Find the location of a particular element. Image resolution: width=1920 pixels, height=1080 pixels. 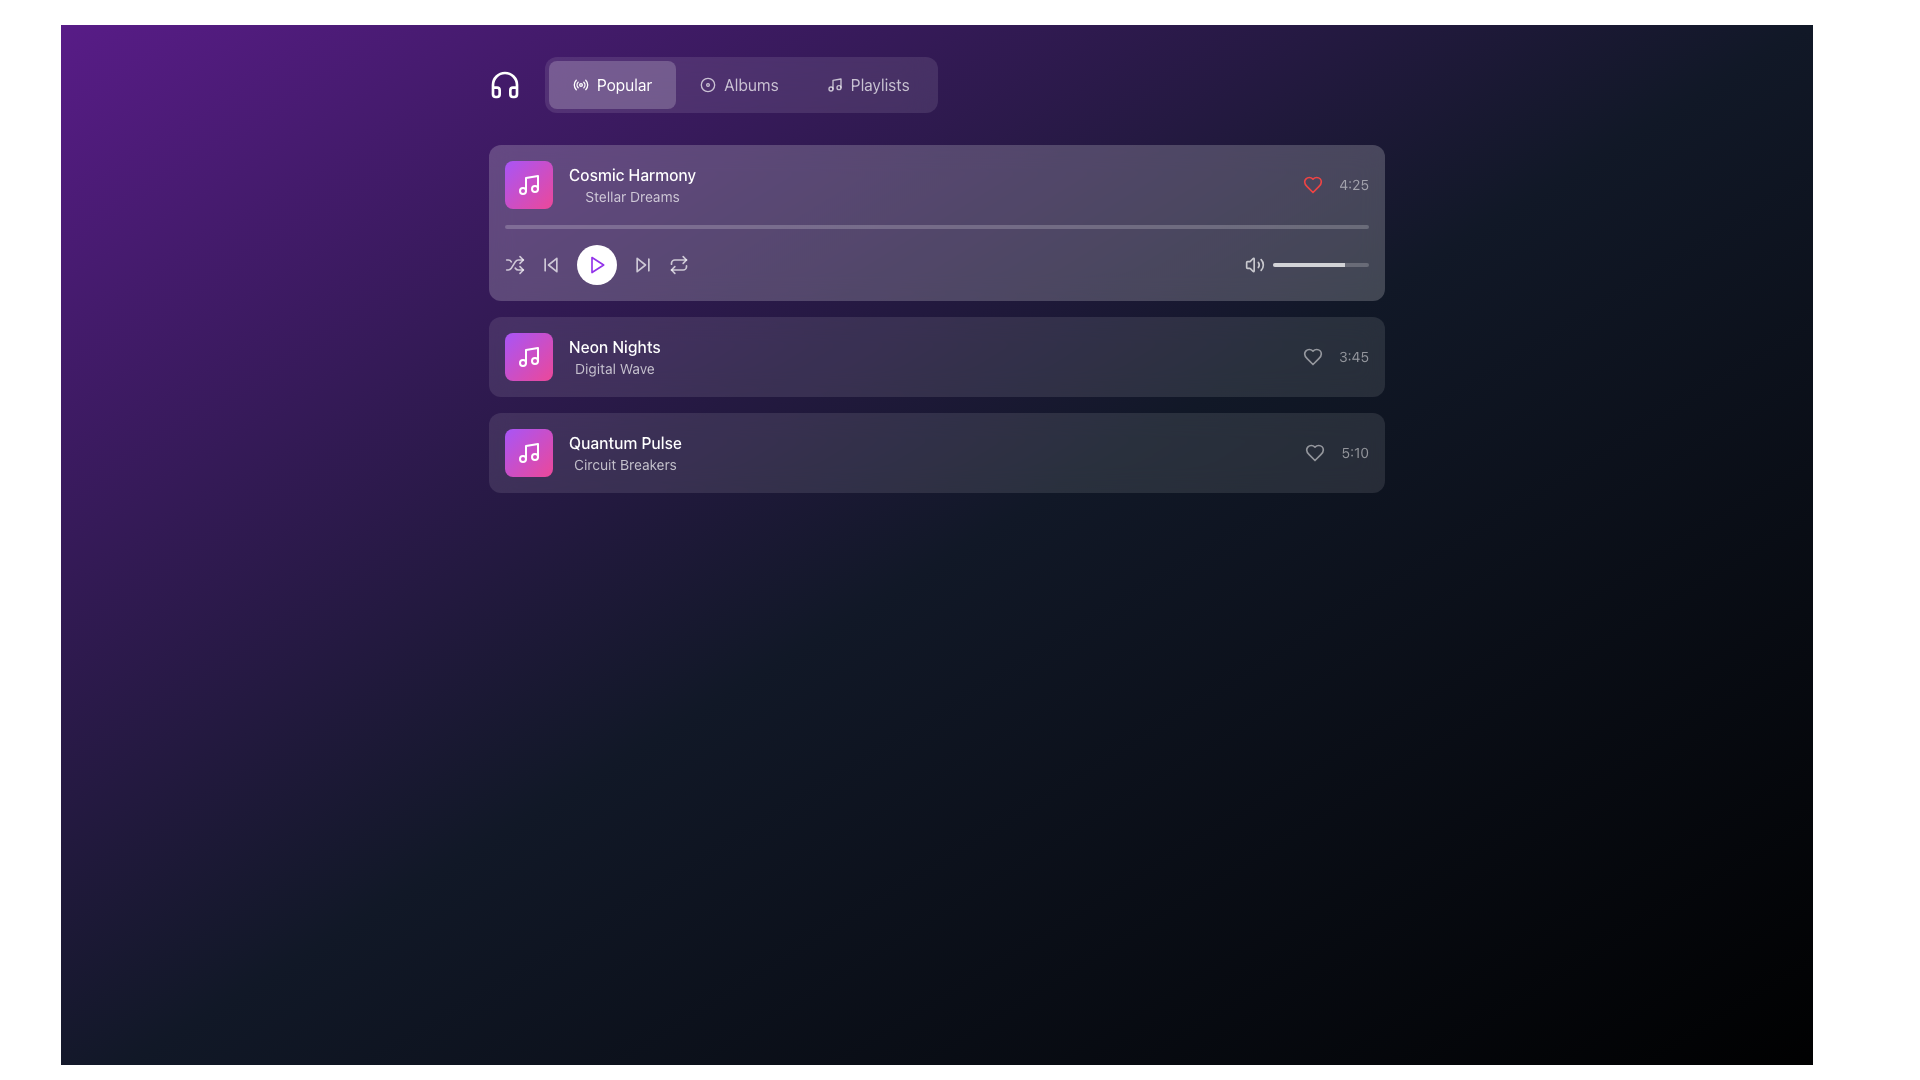

the slider is located at coordinates (1314, 264).